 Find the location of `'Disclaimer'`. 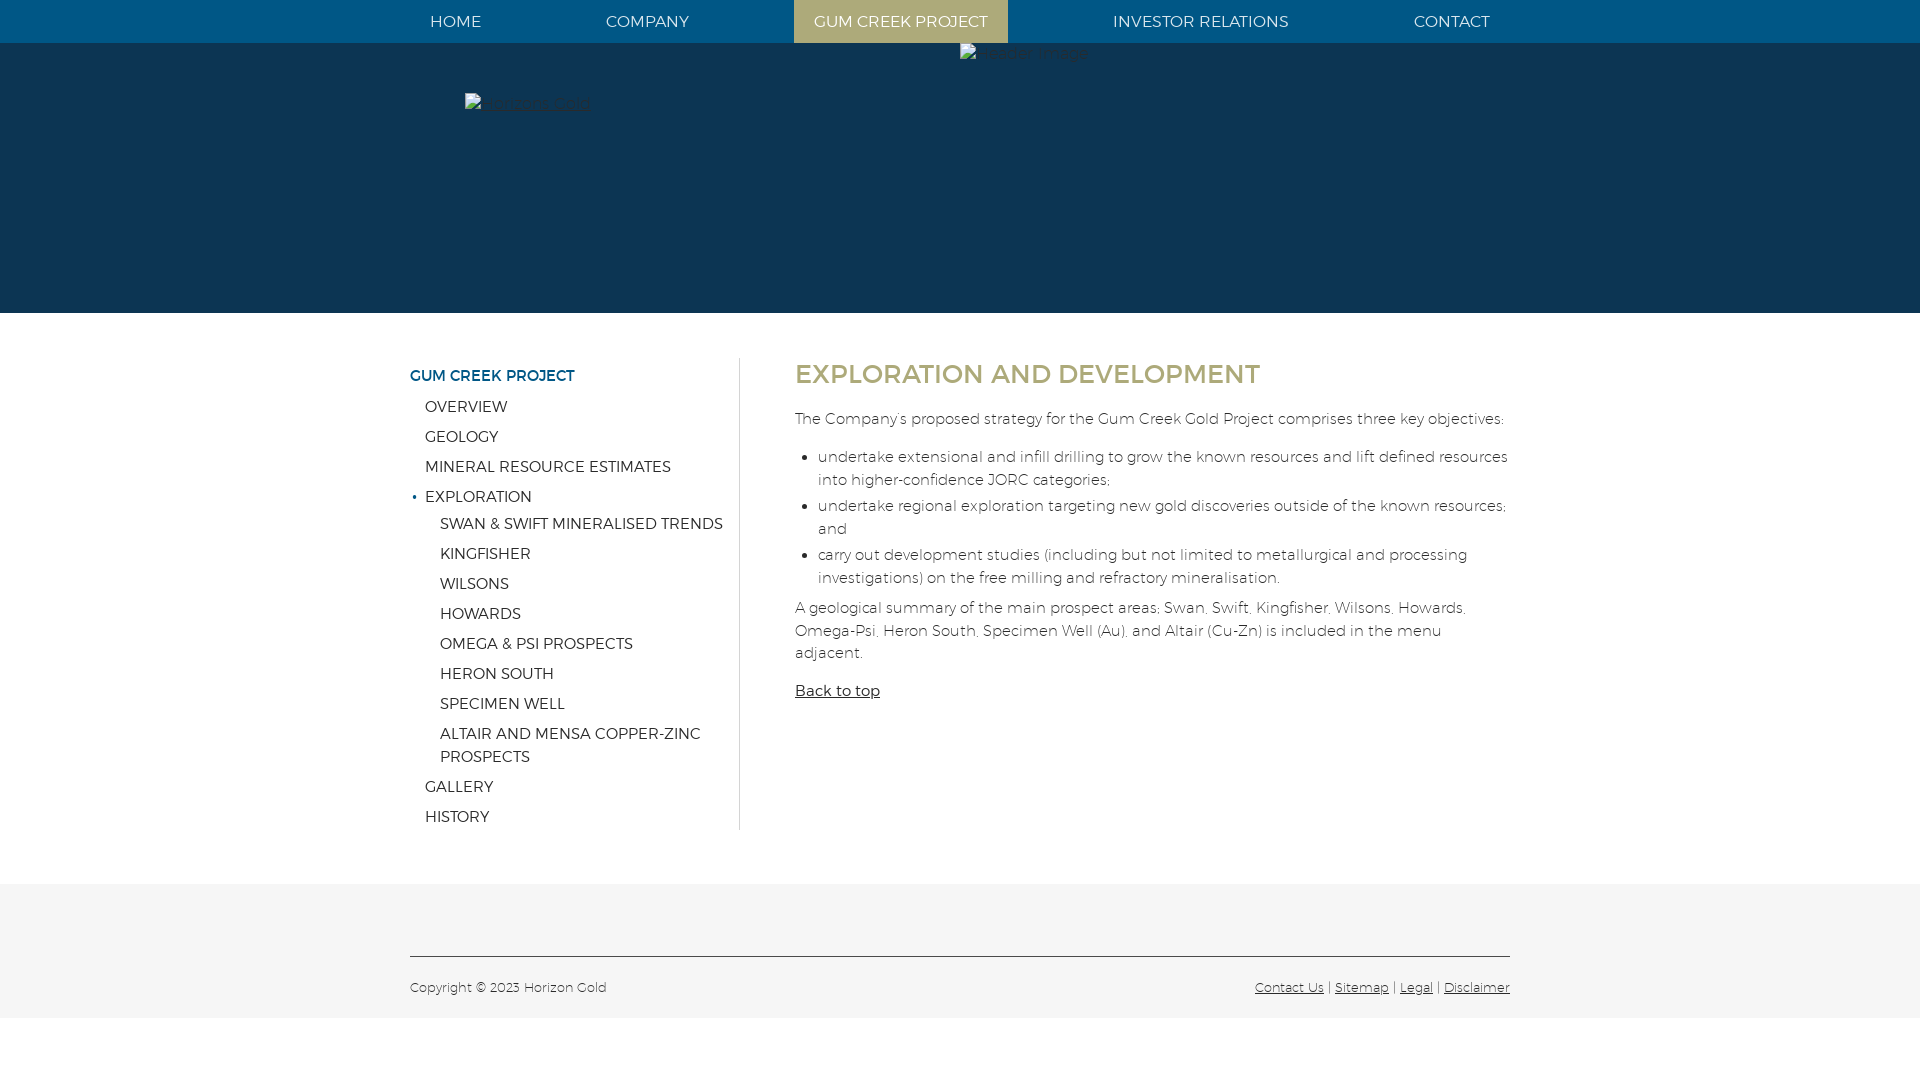

'Disclaimer' is located at coordinates (1477, 986).